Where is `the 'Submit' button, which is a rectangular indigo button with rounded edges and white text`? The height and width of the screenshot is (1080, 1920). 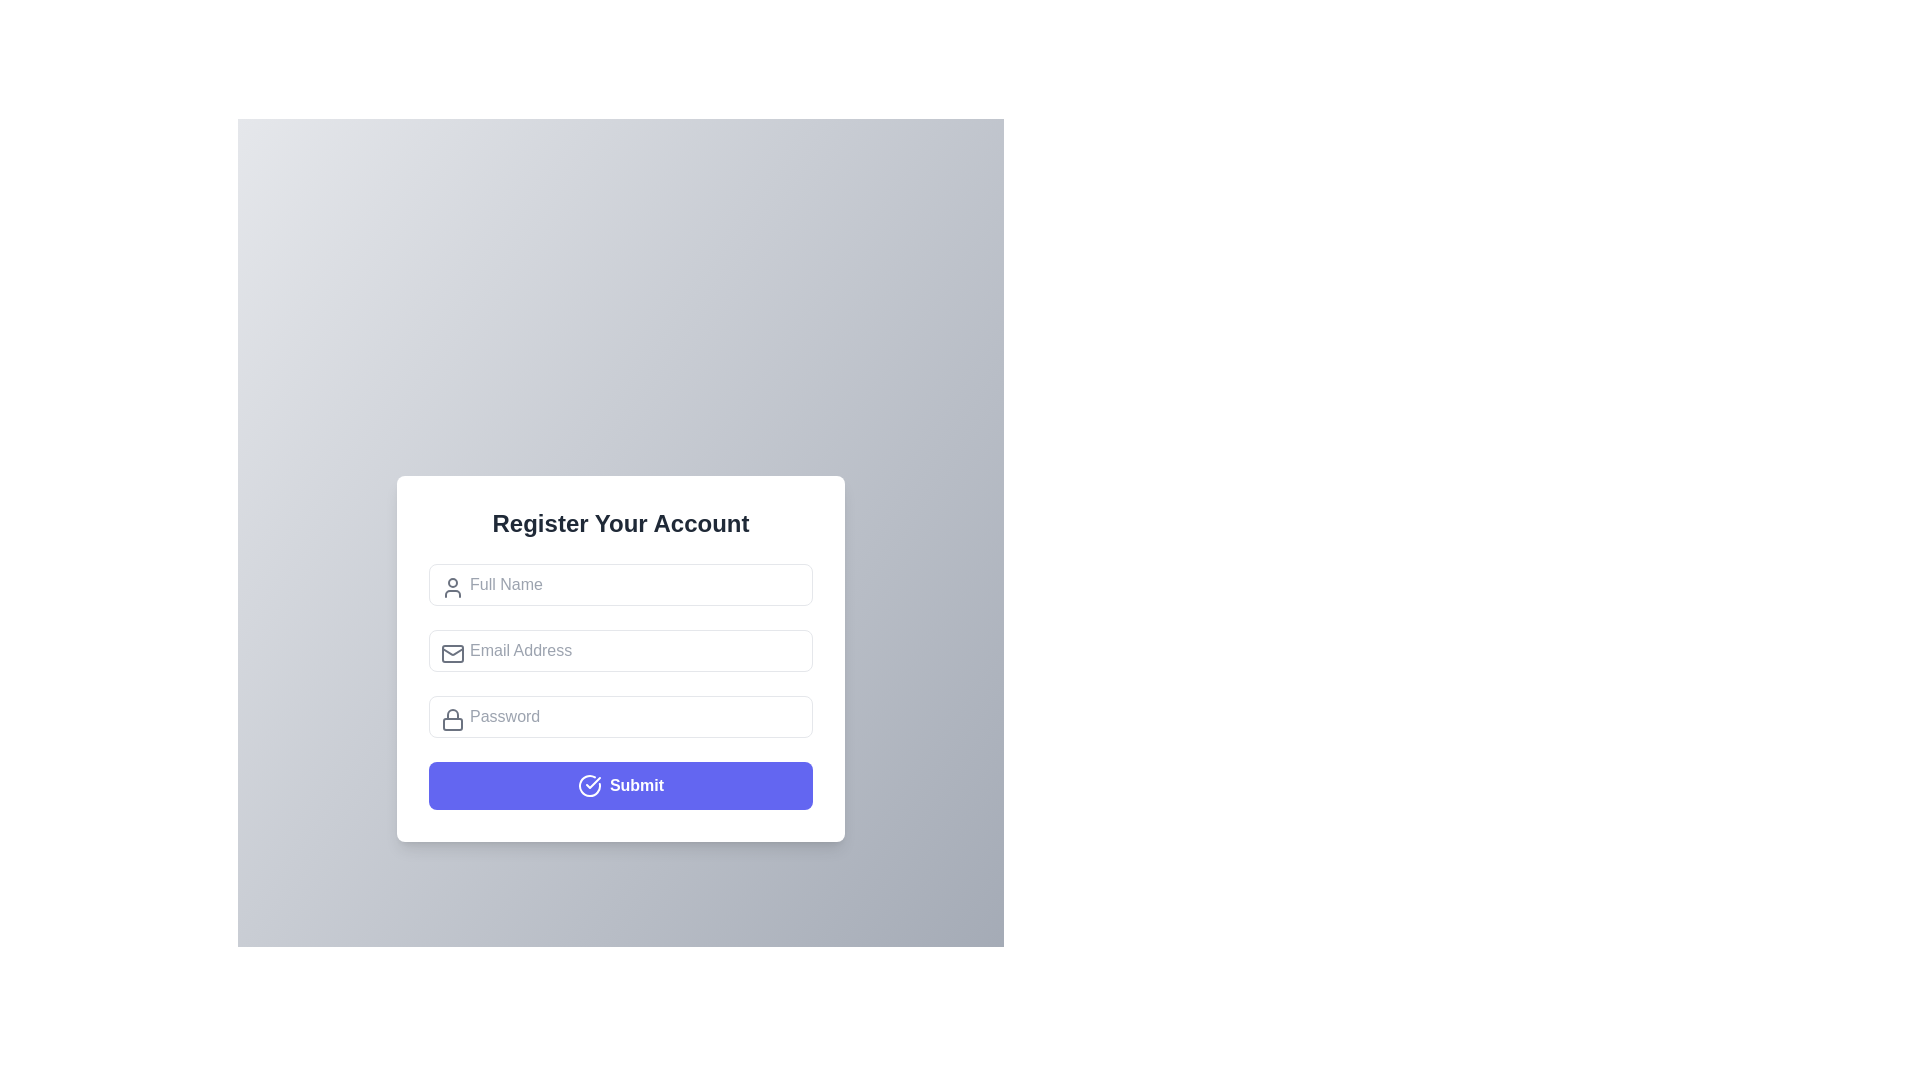
the 'Submit' button, which is a rectangular indigo button with rounded edges and white text is located at coordinates (619, 784).